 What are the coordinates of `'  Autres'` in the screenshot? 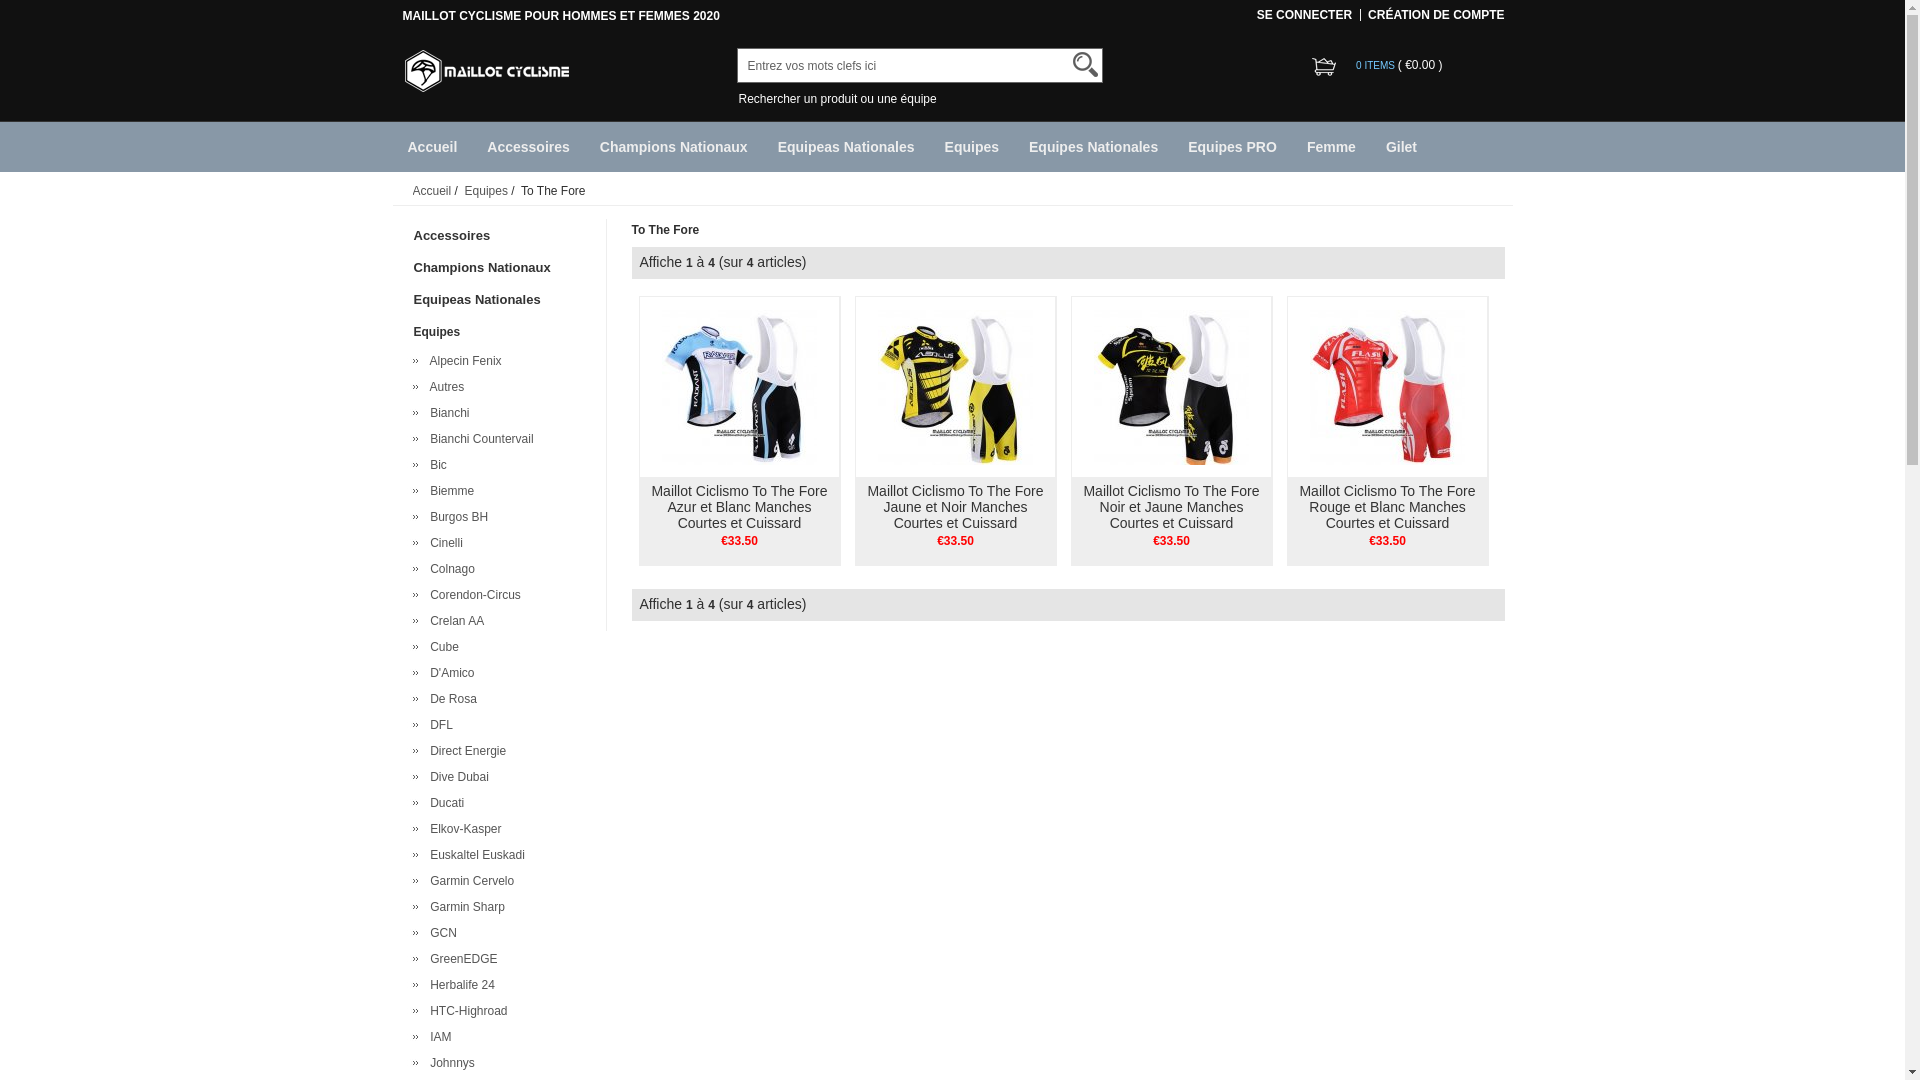 It's located at (443, 386).